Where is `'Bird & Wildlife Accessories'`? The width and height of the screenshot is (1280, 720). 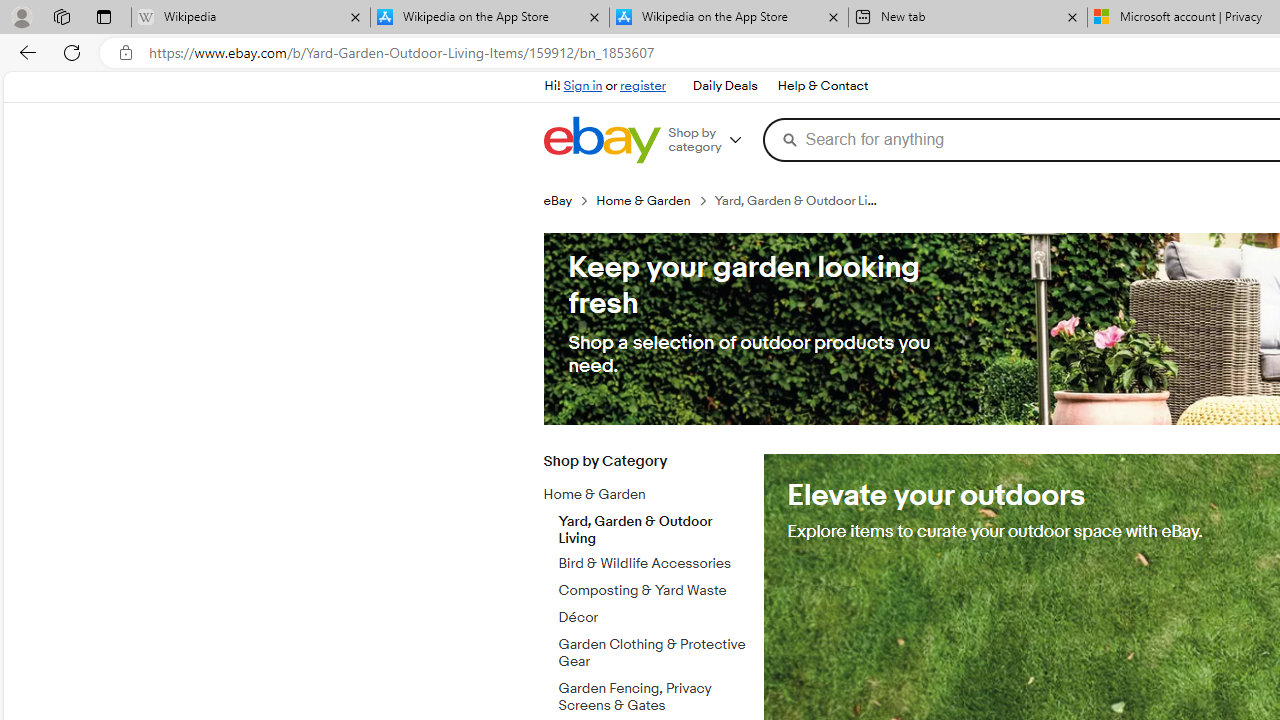
'Bird & Wildlife Accessories' is located at coordinates (653, 564).